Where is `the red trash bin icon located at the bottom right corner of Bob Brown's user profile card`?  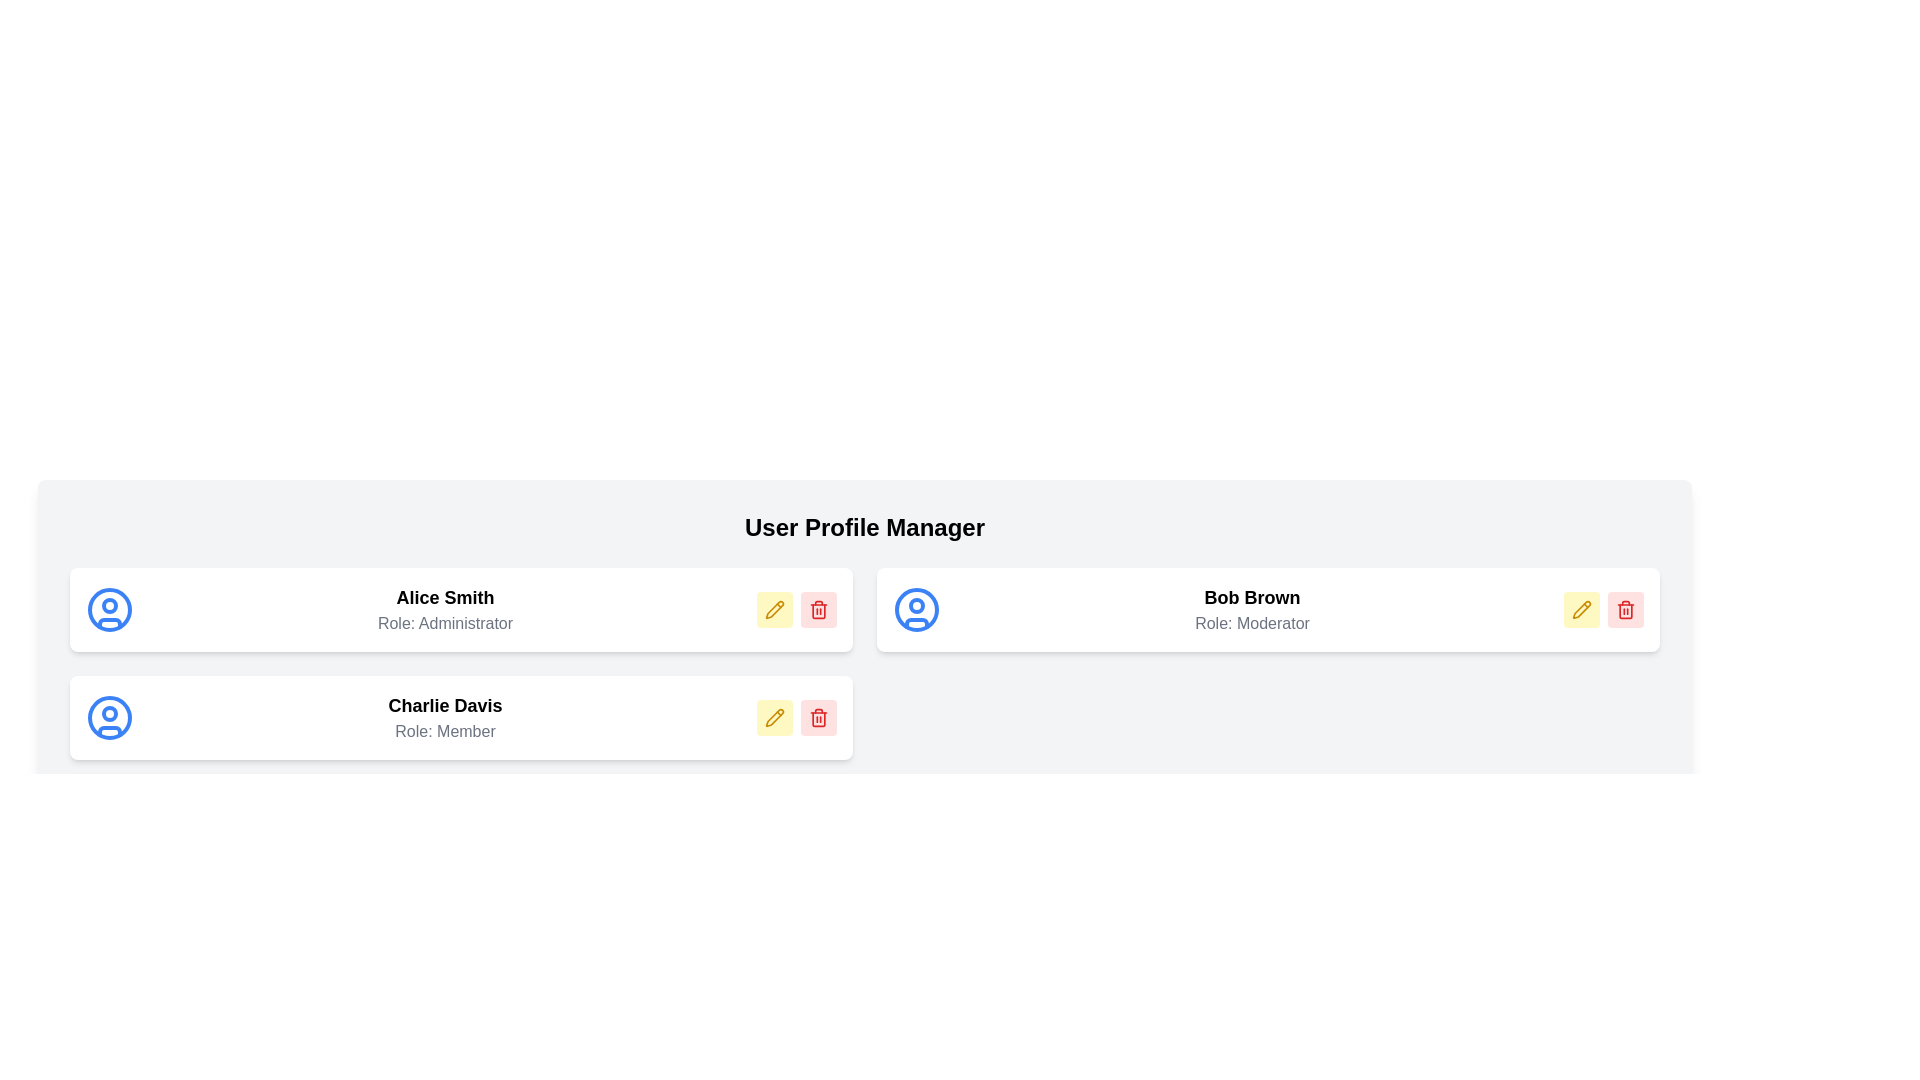
the red trash bin icon located at the bottom right corner of Bob Brown's user profile card is located at coordinates (819, 609).